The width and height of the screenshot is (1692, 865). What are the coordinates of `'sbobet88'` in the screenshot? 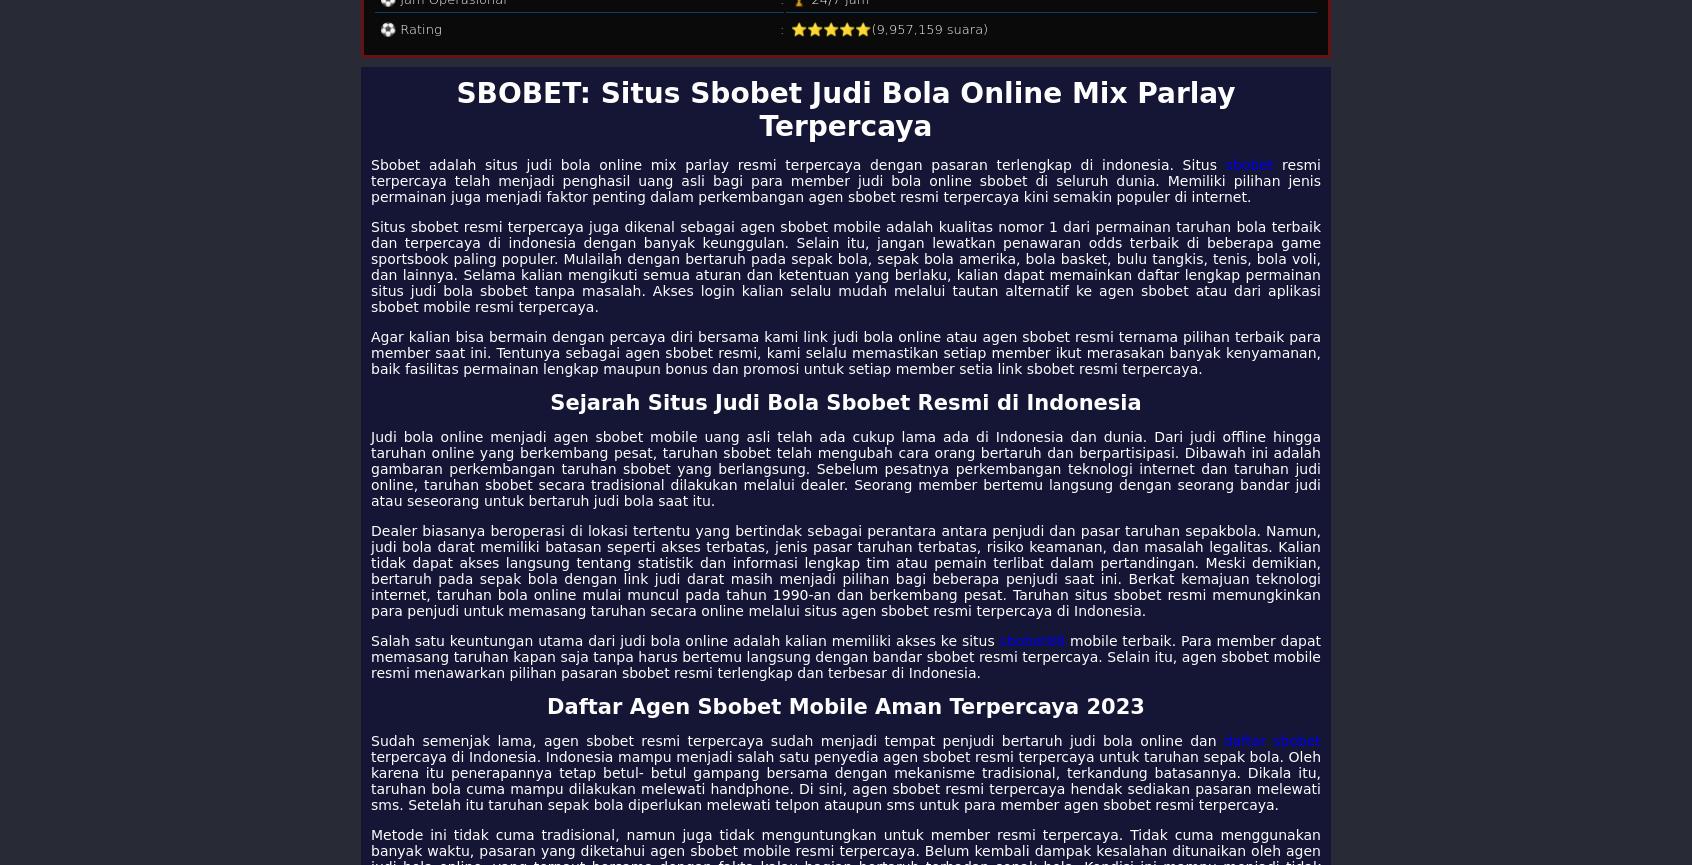 It's located at (1030, 640).